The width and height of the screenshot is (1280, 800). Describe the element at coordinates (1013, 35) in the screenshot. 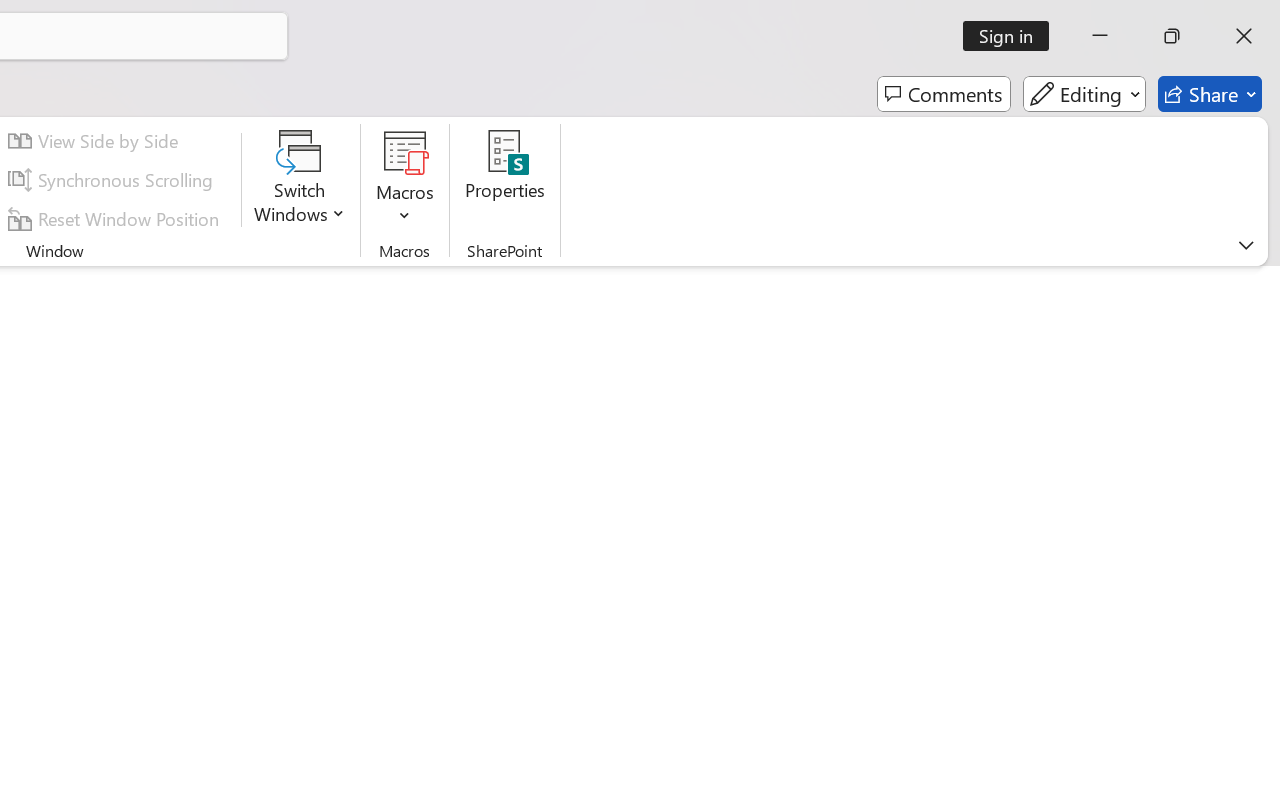

I see `'Sign in'` at that location.